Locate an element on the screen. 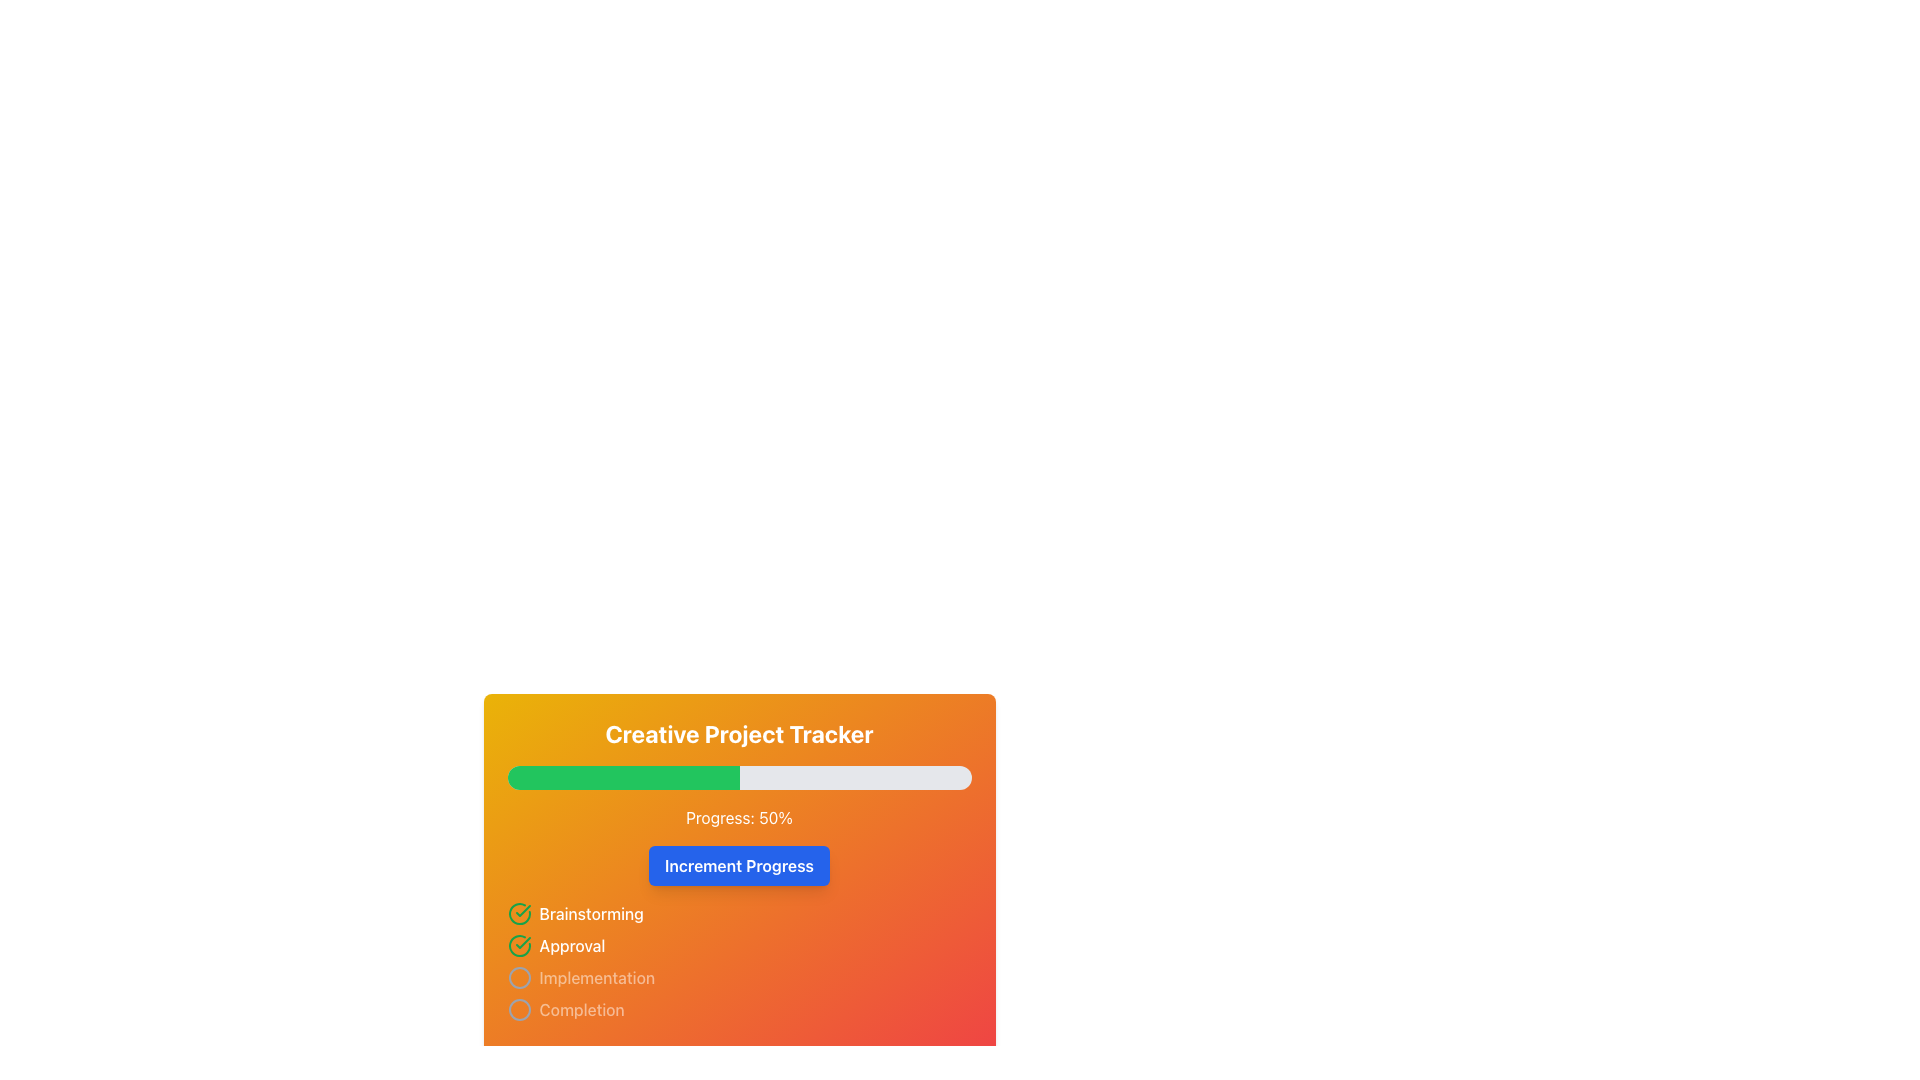 The width and height of the screenshot is (1920, 1080). the inner circle visual indicator that represents a bullet point in the 'Implementation' row of the progression list, located under the 'Increment Progress' button is located at coordinates (519, 977).